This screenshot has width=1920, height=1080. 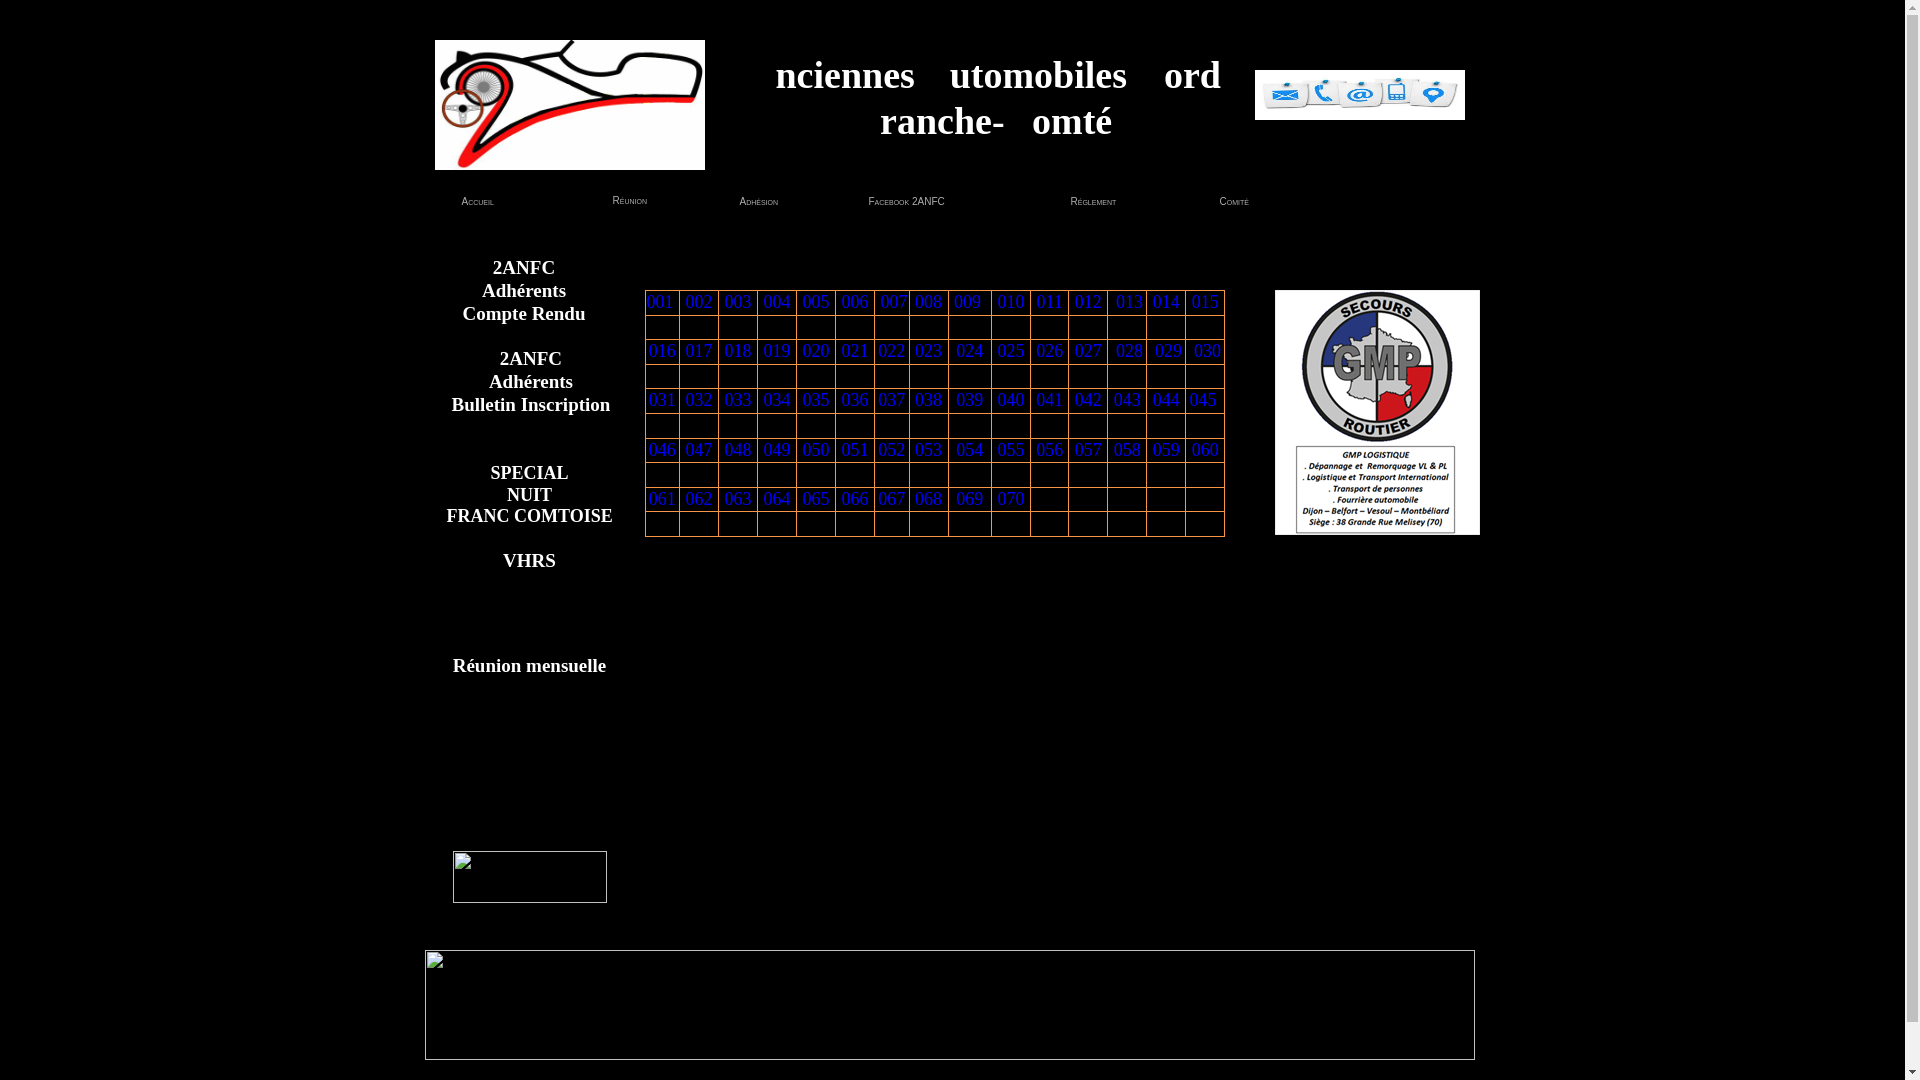 I want to click on '059', so click(x=1152, y=450).